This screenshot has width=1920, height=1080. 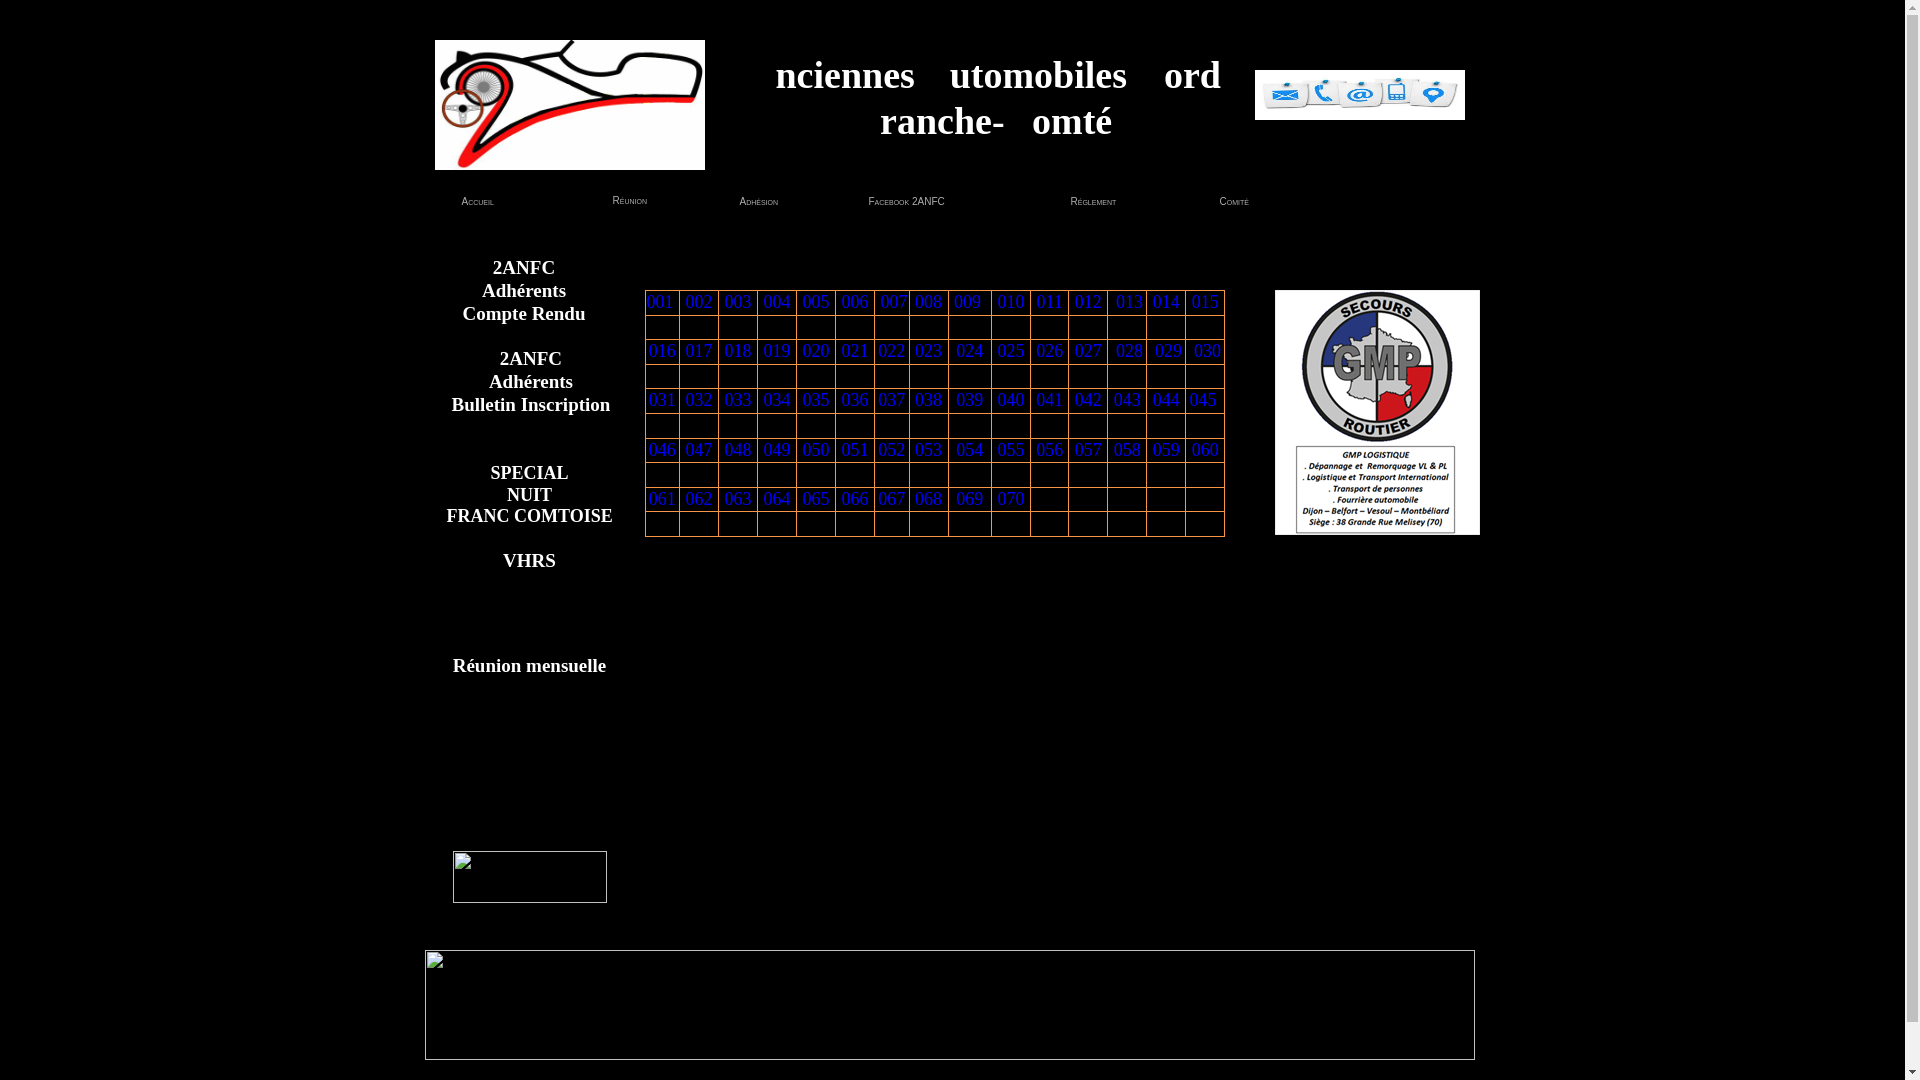 I want to click on '059', so click(x=1152, y=450).